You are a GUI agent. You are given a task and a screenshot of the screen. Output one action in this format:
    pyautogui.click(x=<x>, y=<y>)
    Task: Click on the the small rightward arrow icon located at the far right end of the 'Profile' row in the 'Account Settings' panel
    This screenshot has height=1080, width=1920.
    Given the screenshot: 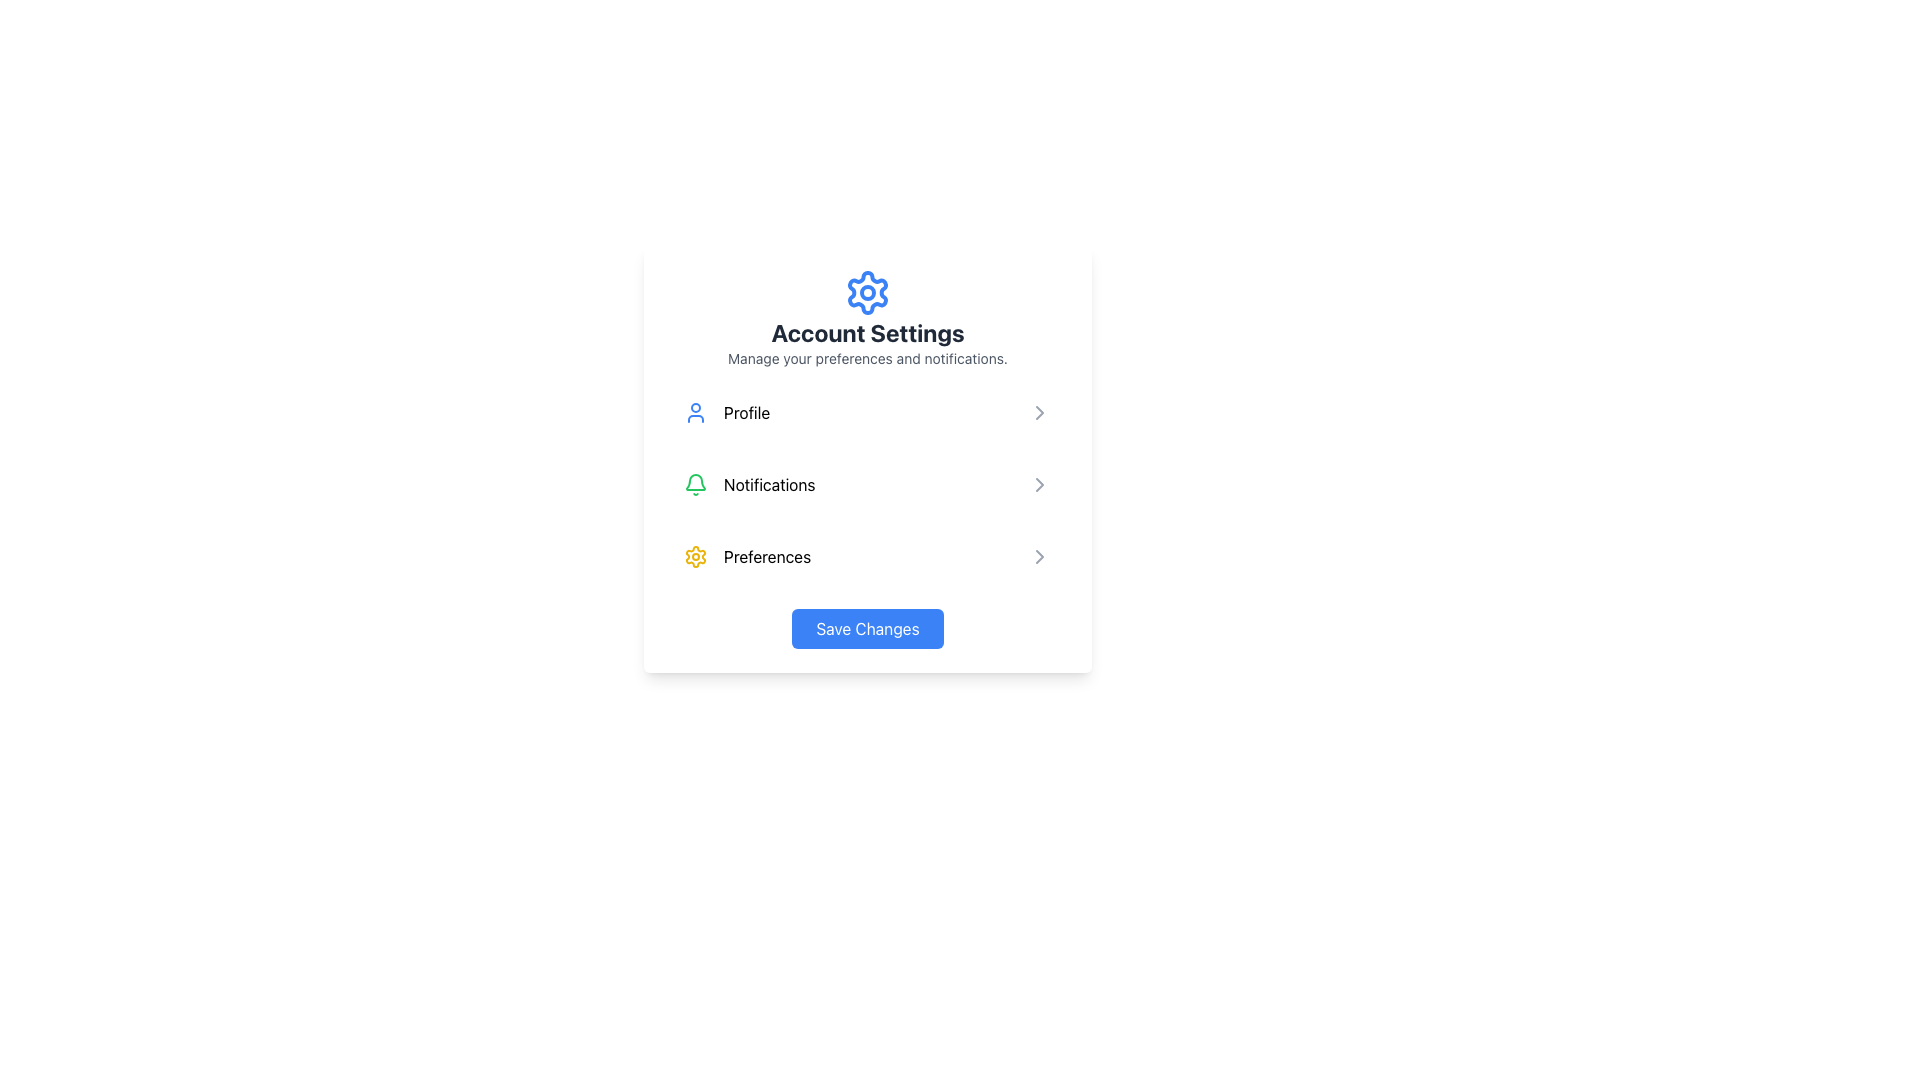 What is the action you would take?
    pyautogui.click(x=1040, y=411)
    